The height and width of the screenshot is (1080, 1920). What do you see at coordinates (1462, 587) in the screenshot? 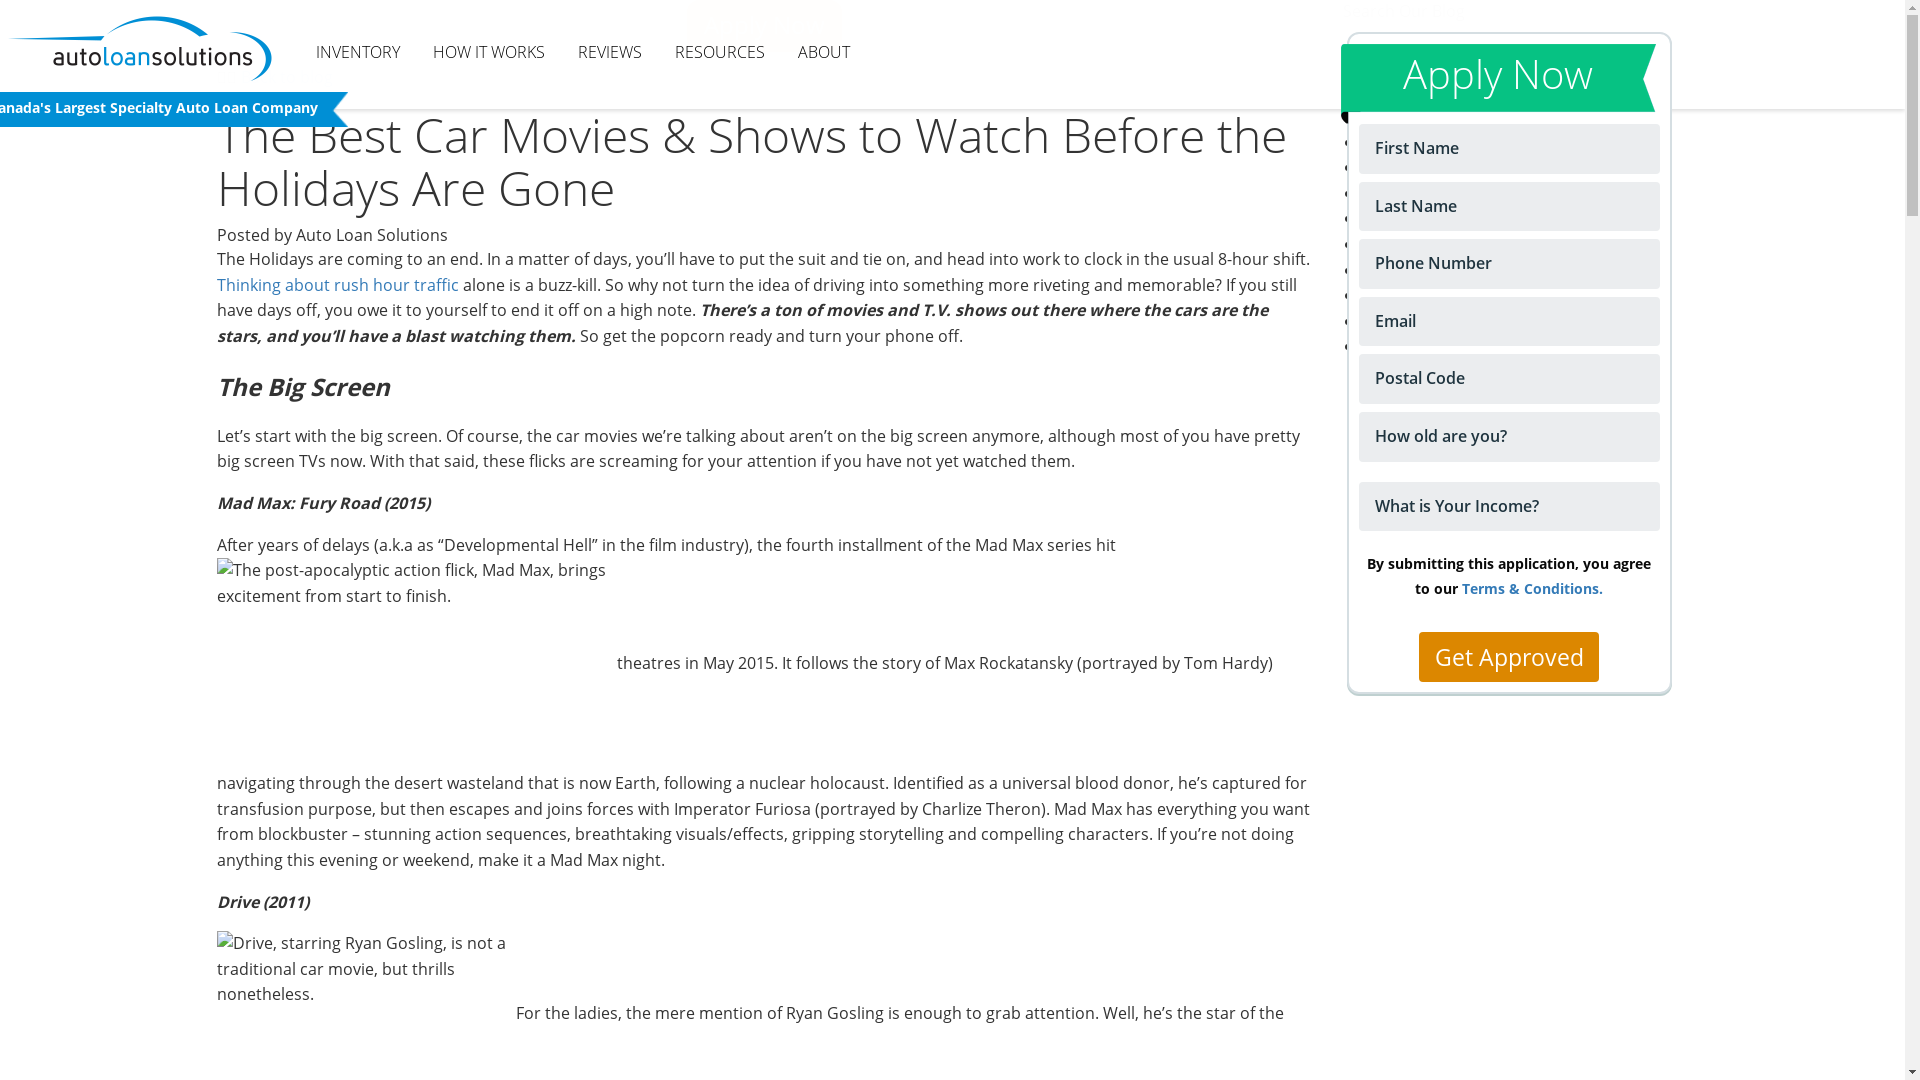
I see `'Terms & Conditions.'` at bounding box center [1462, 587].